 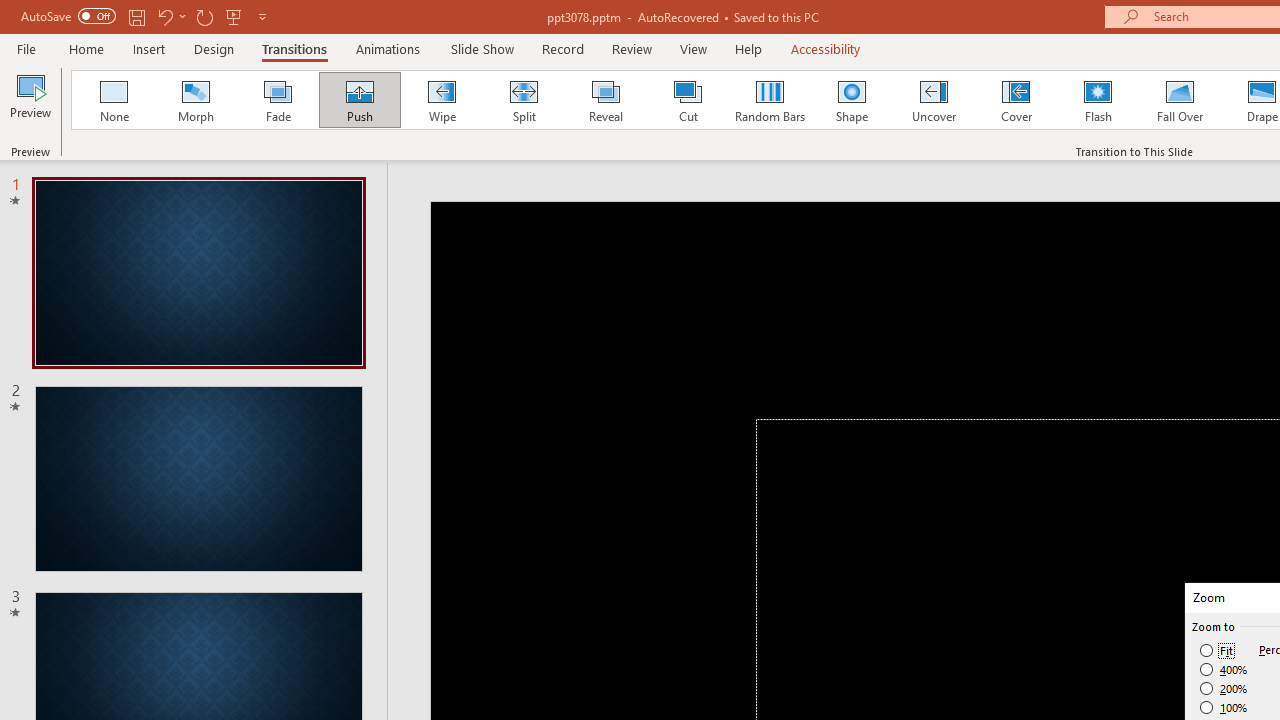 I want to click on '400%', so click(x=1223, y=669).